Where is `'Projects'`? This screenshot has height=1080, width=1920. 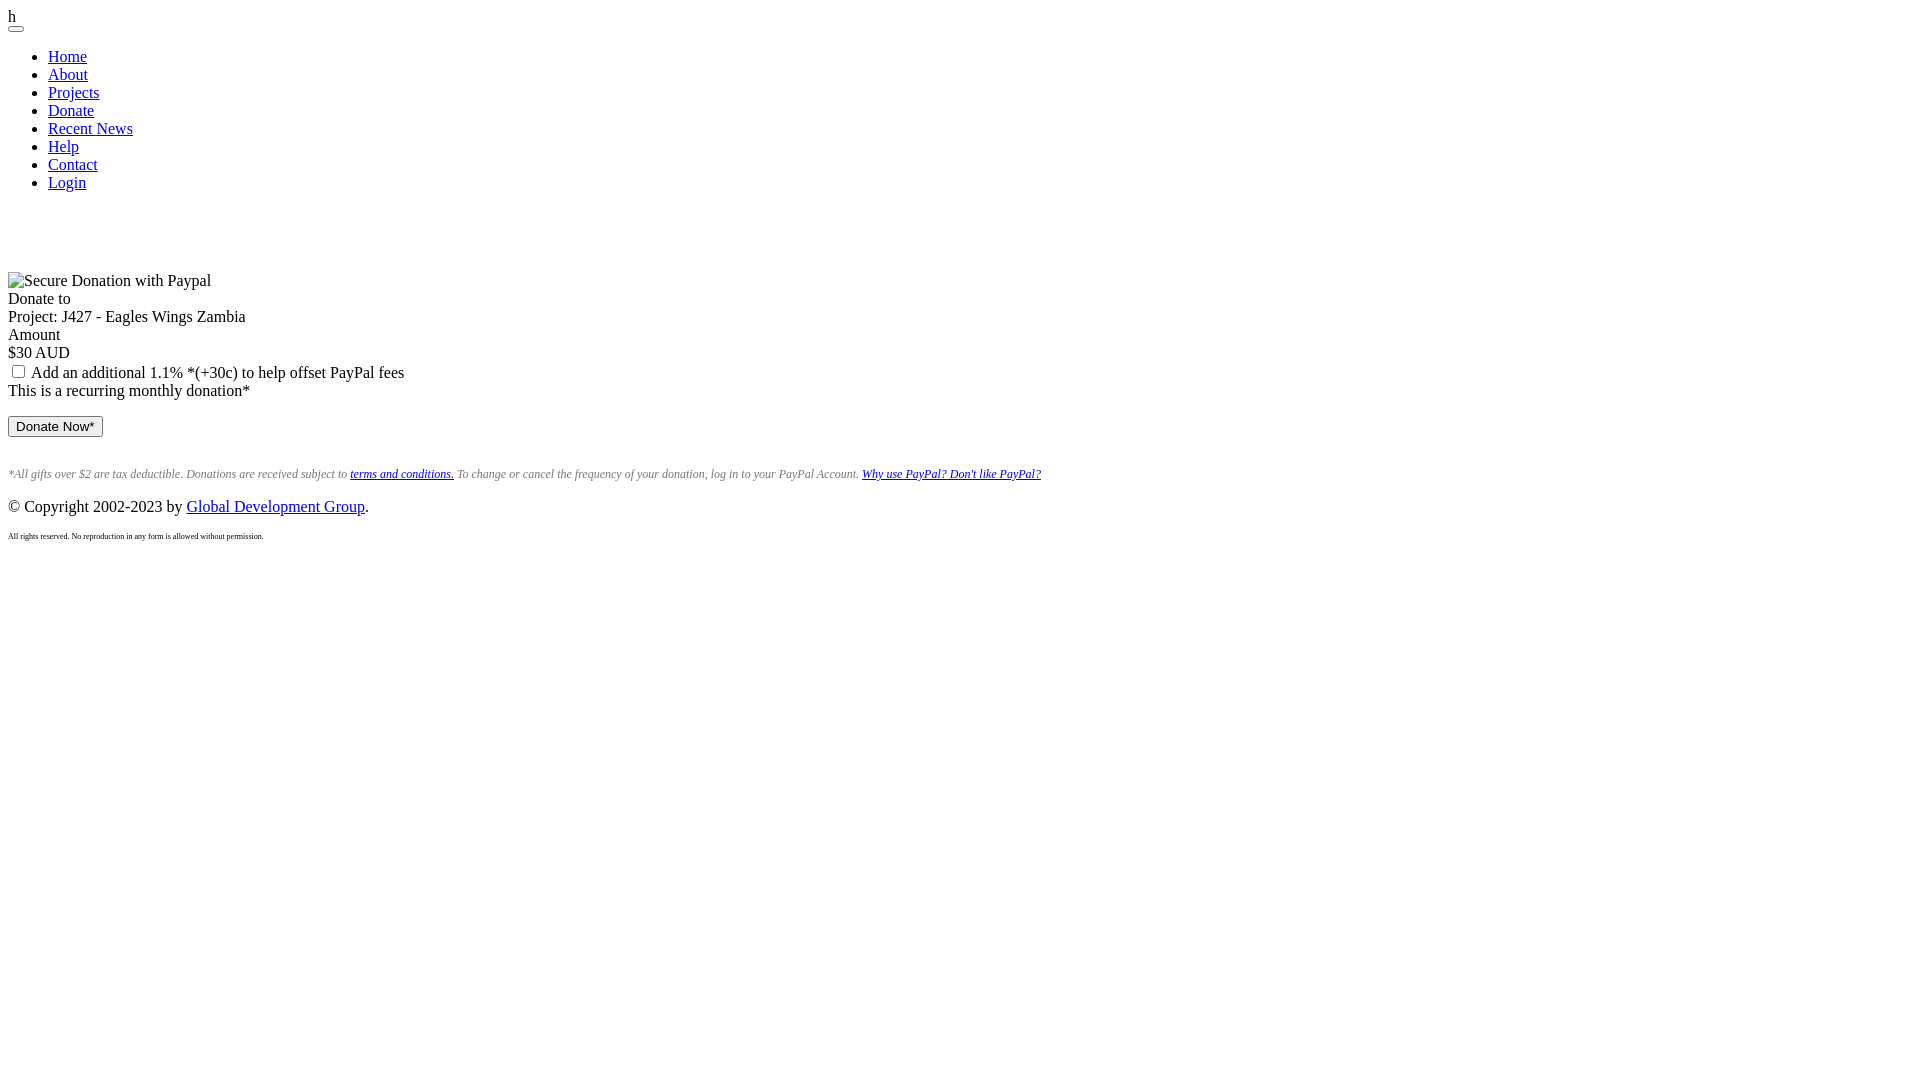
'Projects' is located at coordinates (73, 92).